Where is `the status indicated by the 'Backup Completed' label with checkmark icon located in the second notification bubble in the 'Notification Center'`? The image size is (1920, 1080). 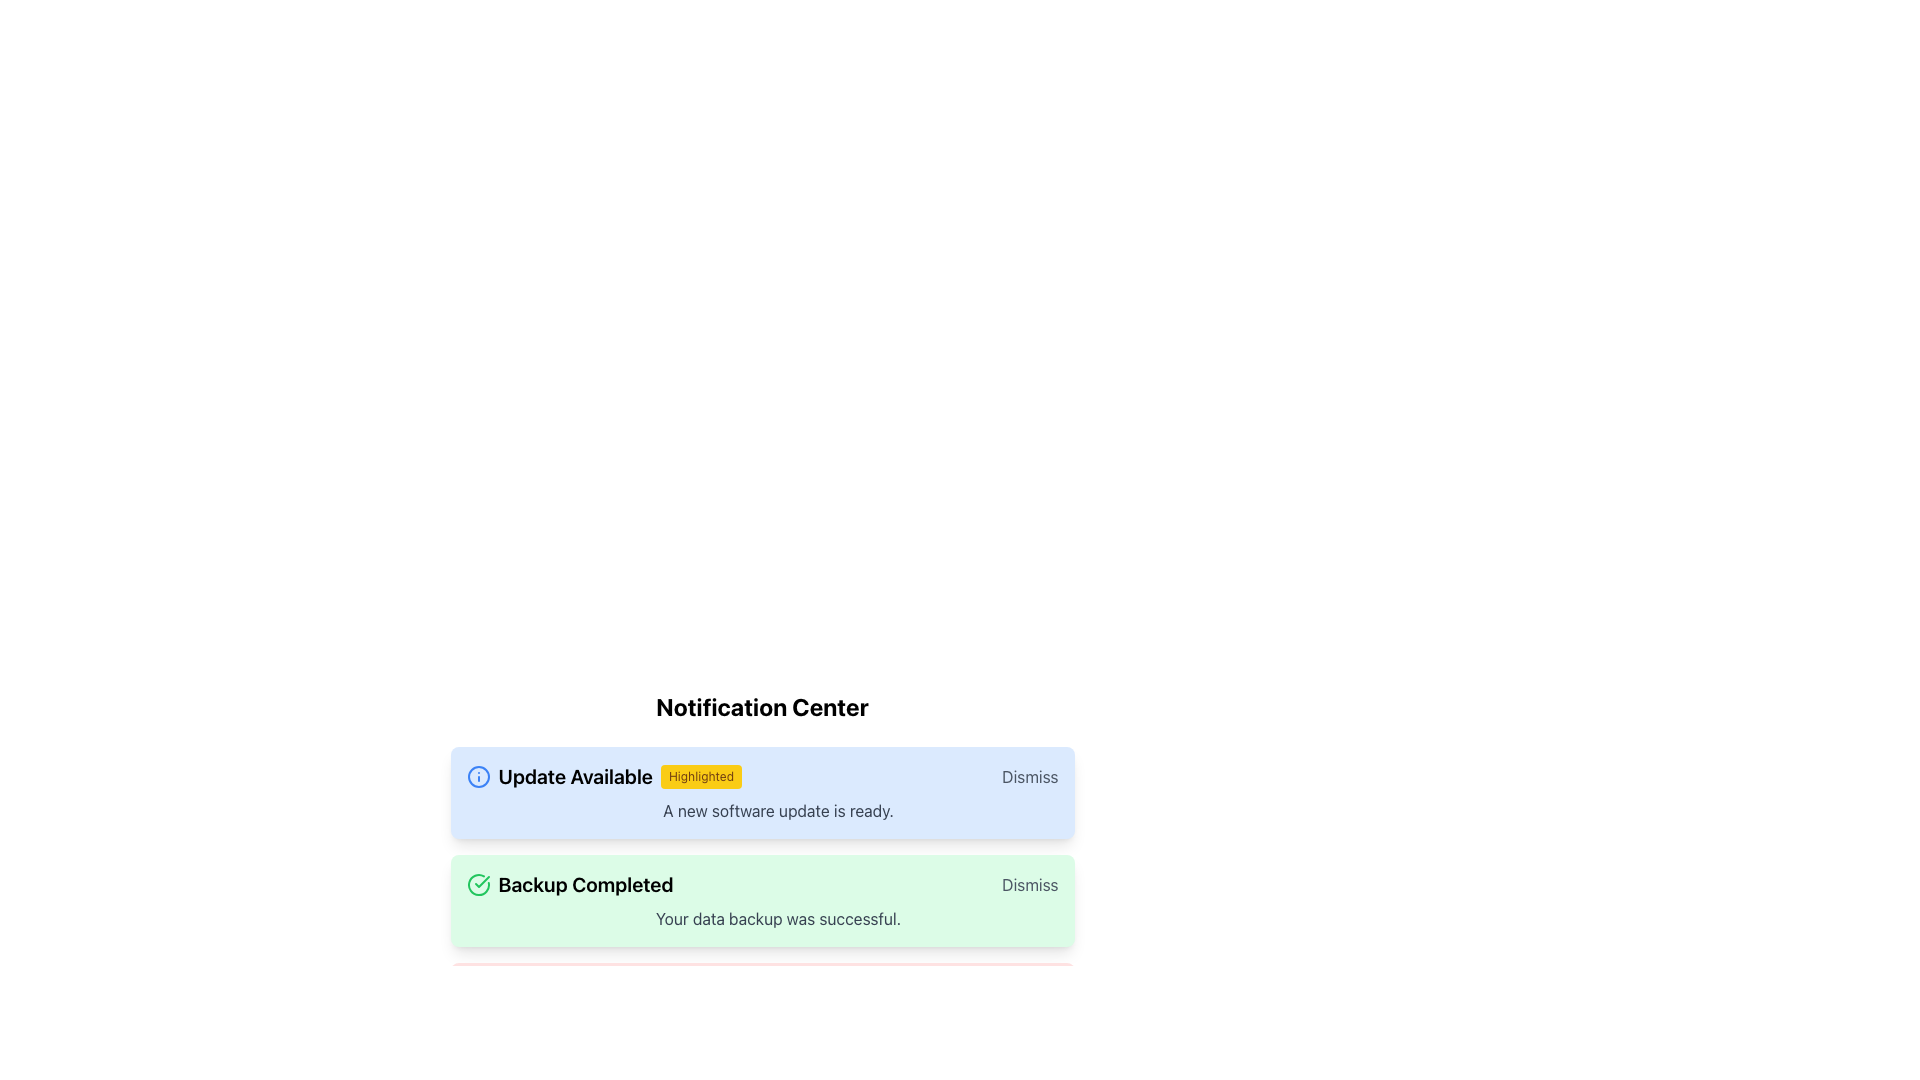 the status indicated by the 'Backup Completed' label with checkmark icon located in the second notification bubble in the 'Notification Center' is located at coordinates (569, 883).